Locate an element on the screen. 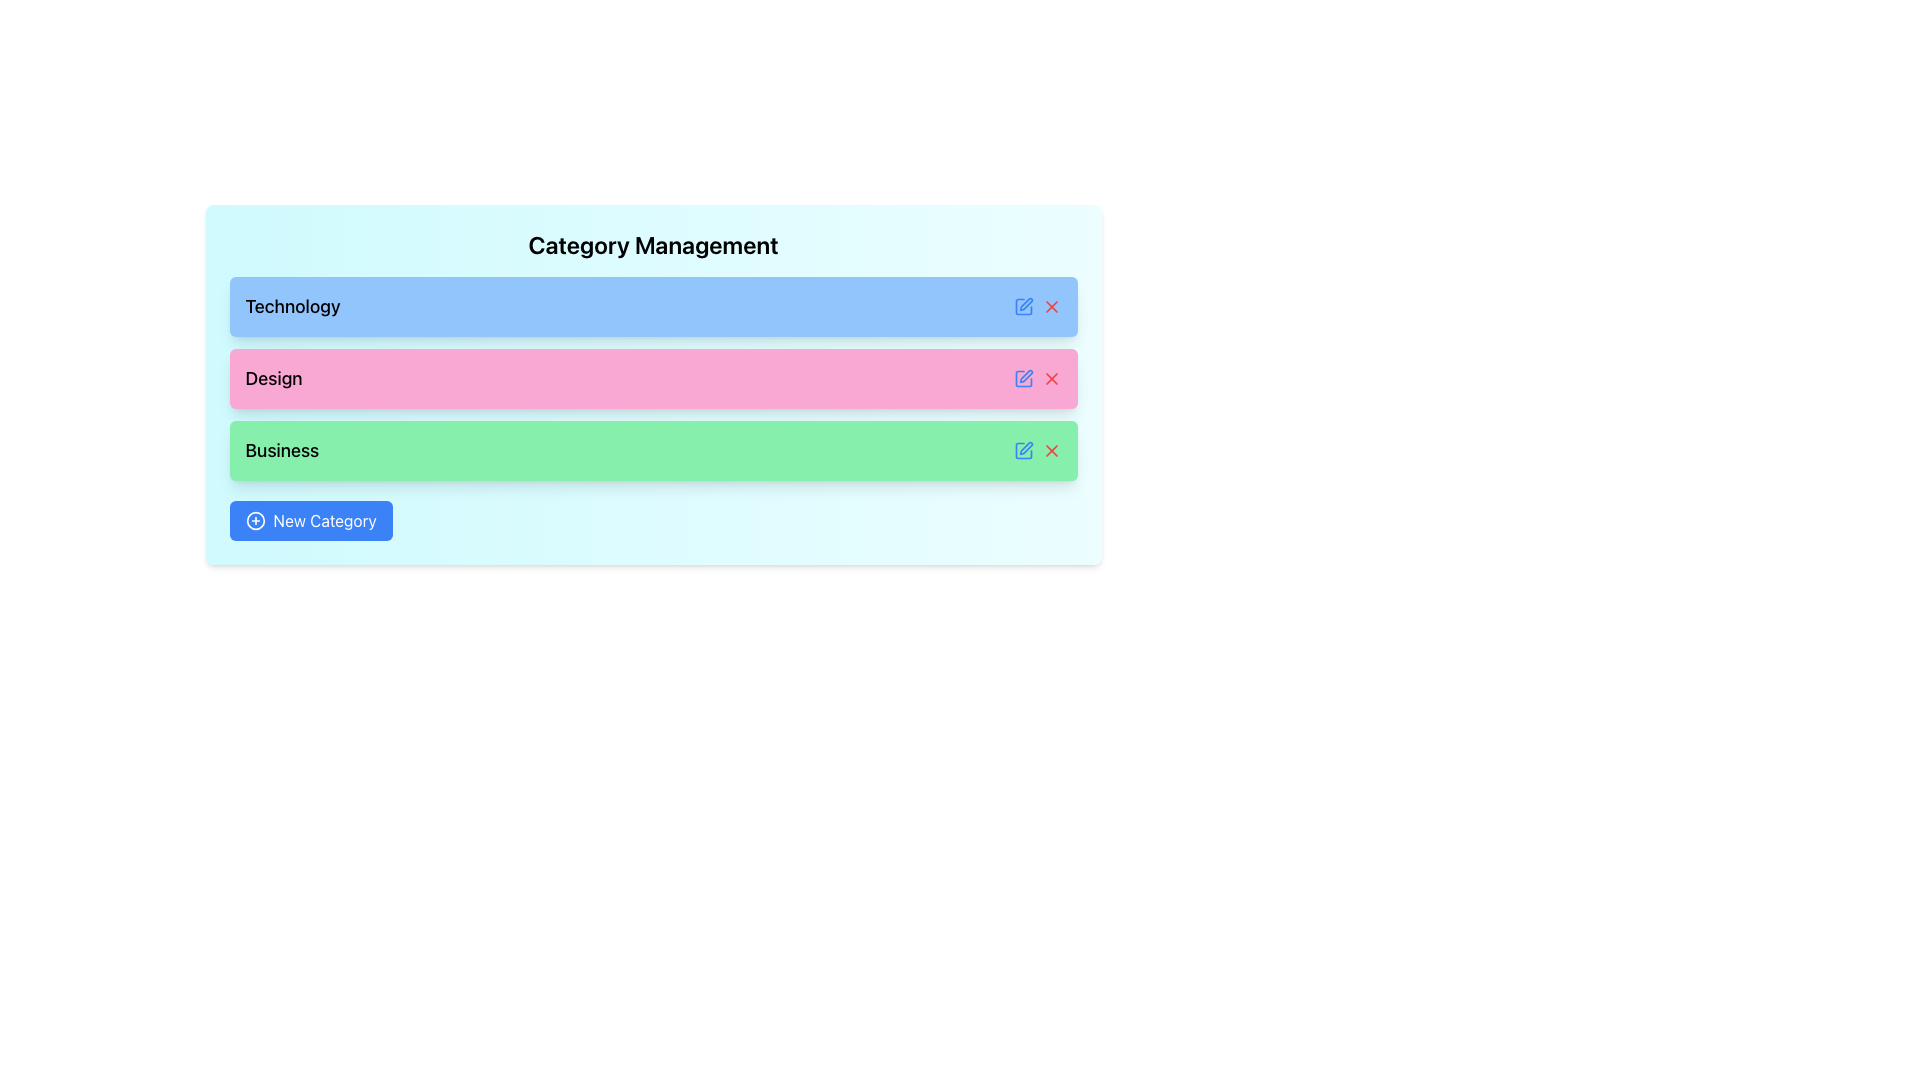 This screenshot has height=1080, width=1920. the 'edit' button in the 'Design' category is located at coordinates (1023, 378).